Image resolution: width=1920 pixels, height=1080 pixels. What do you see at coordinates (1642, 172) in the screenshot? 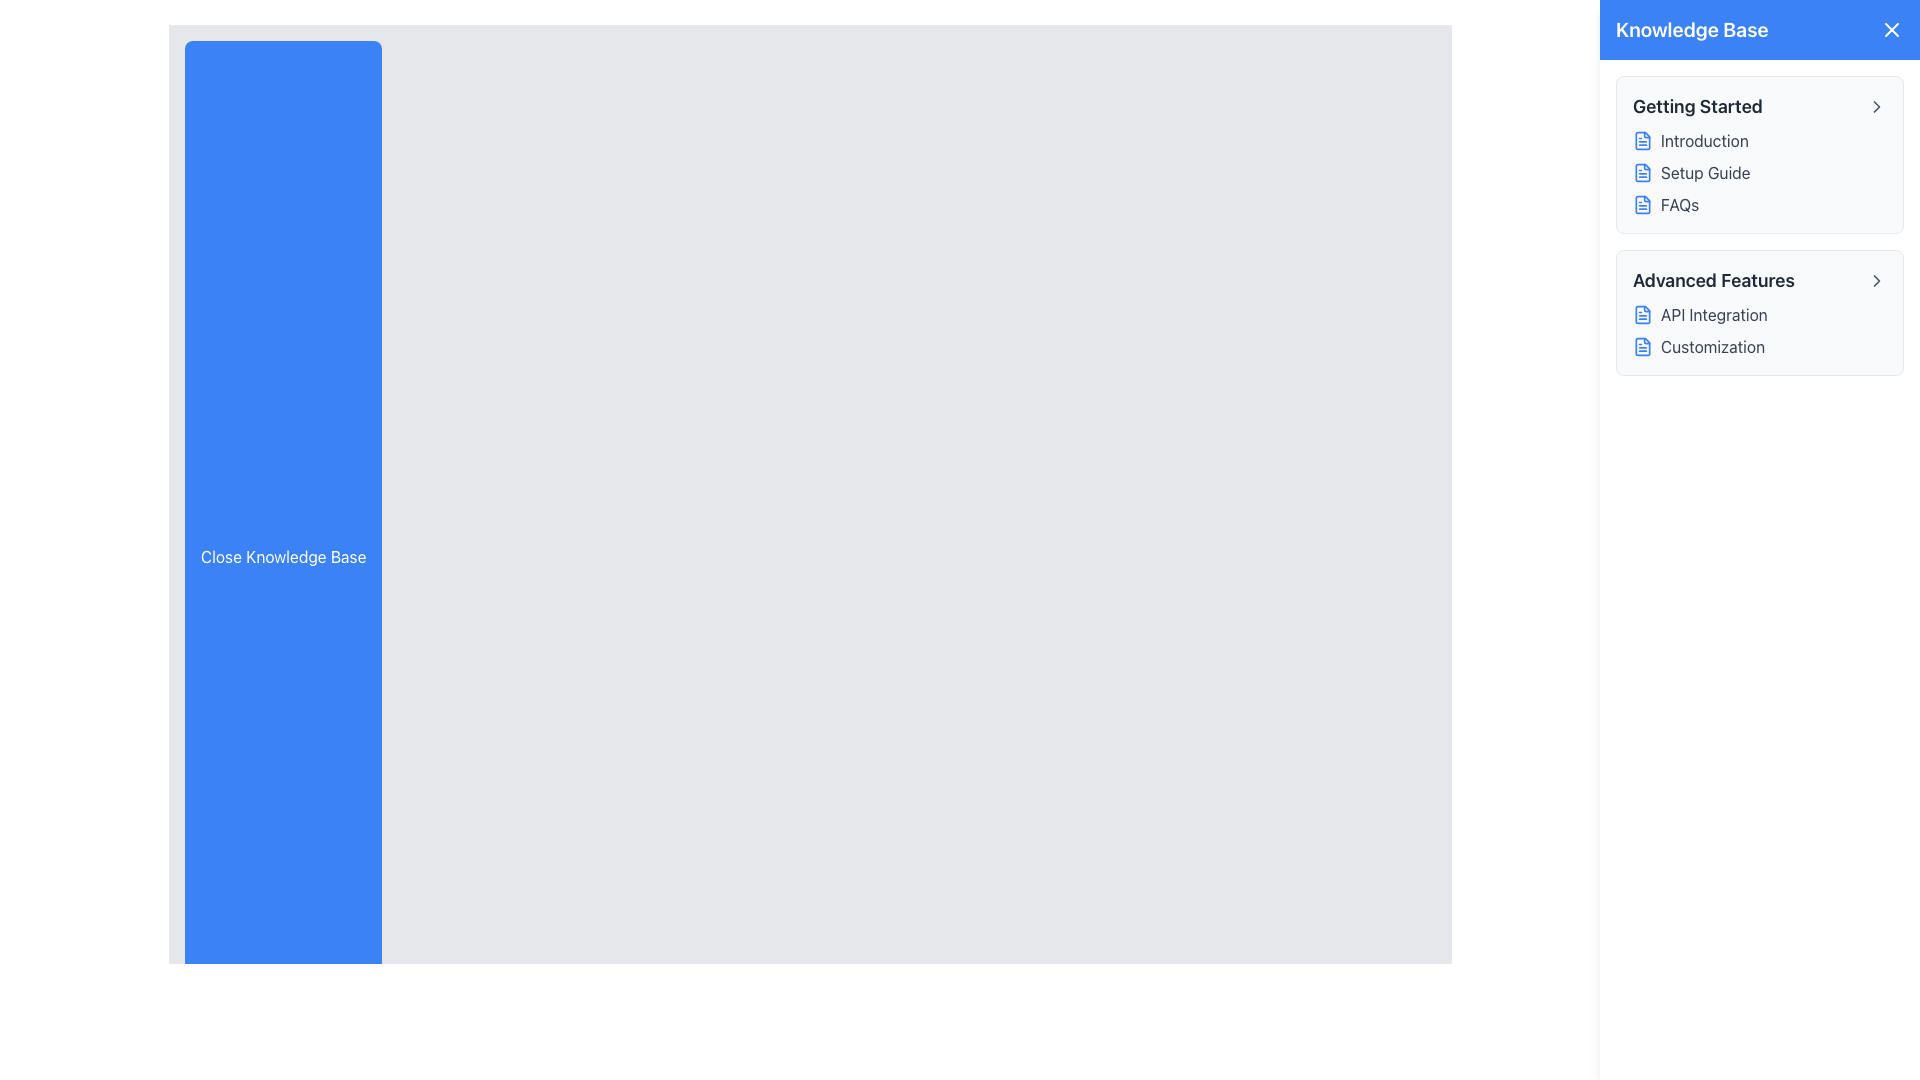
I see `the small blue document icon located next to the text 'Setup Guide' in the 'Getting Started' section of the sidebar` at bounding box center [1642, 172].